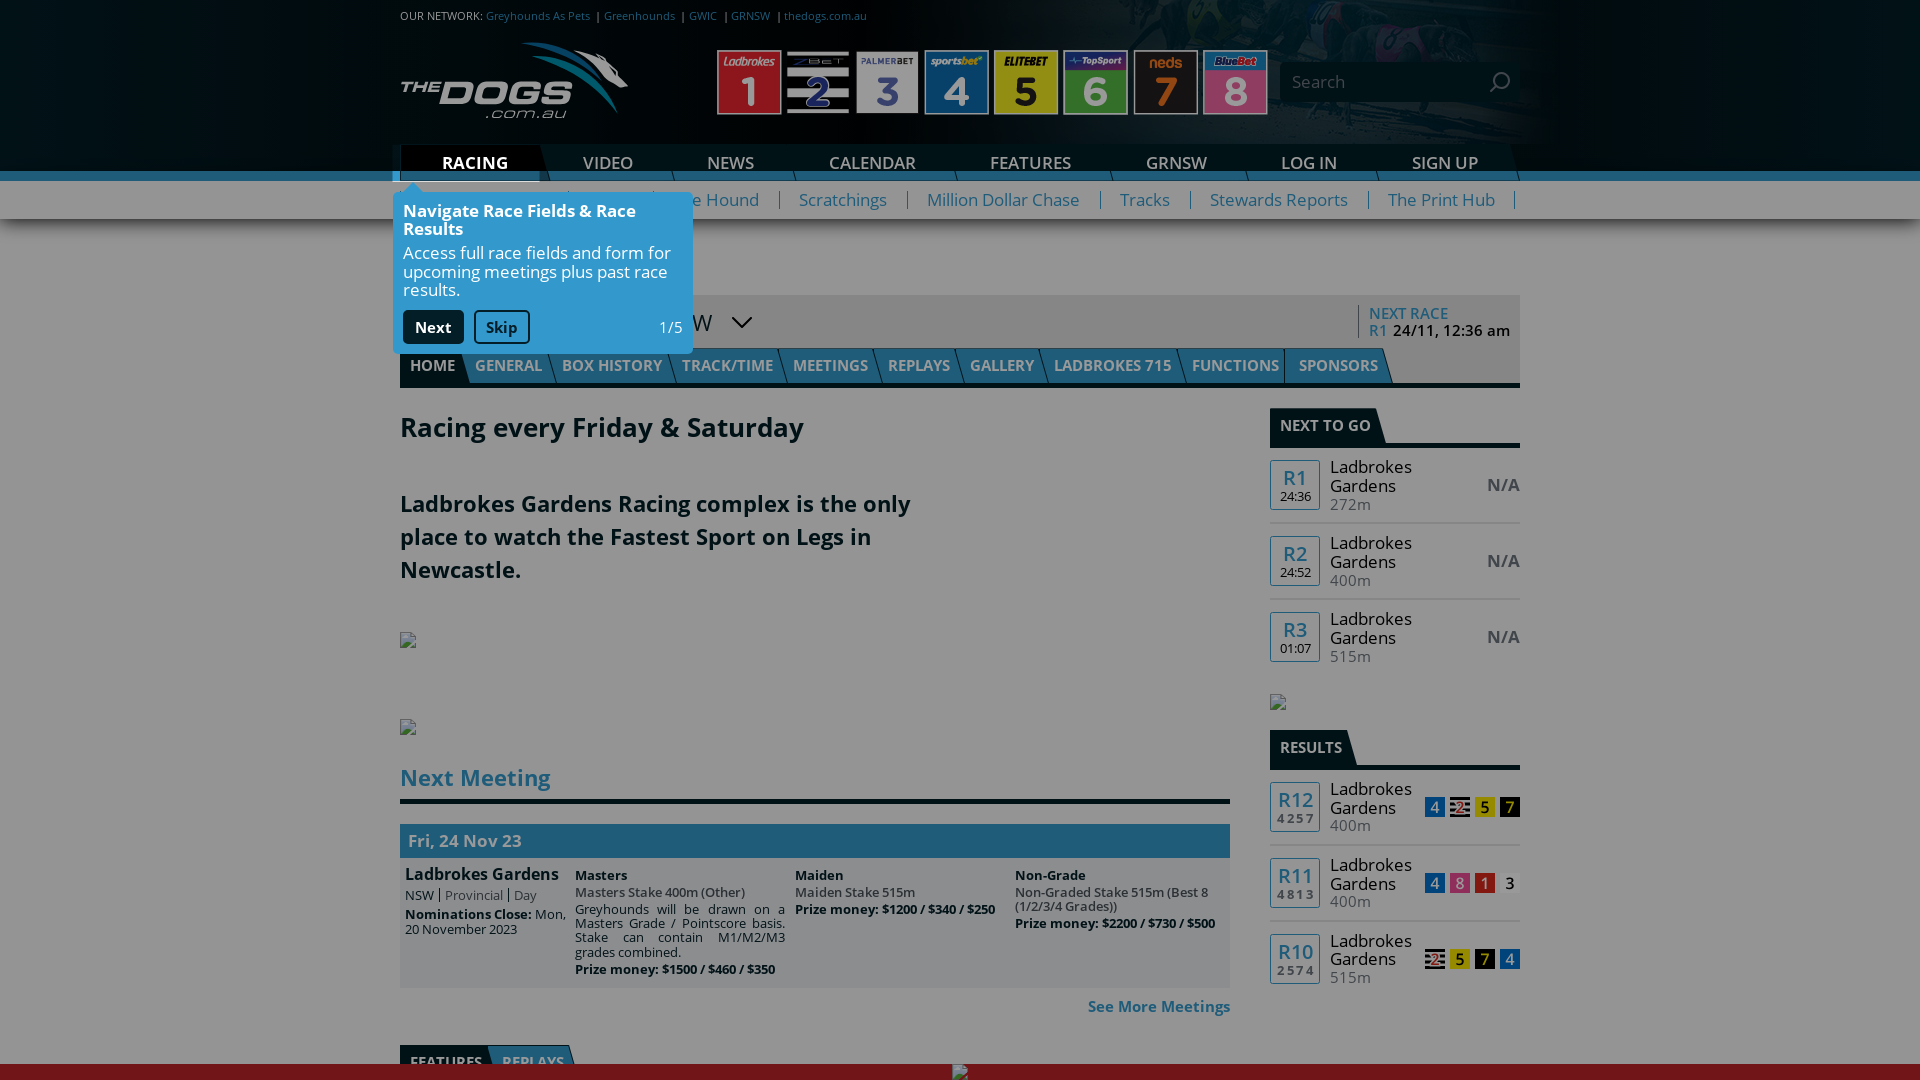 The height and width of the screenshot is (1080, 1920). Describe the element at coordinates (1445, 161) in the screenshot. I see `'SIGN UP'` at that location.